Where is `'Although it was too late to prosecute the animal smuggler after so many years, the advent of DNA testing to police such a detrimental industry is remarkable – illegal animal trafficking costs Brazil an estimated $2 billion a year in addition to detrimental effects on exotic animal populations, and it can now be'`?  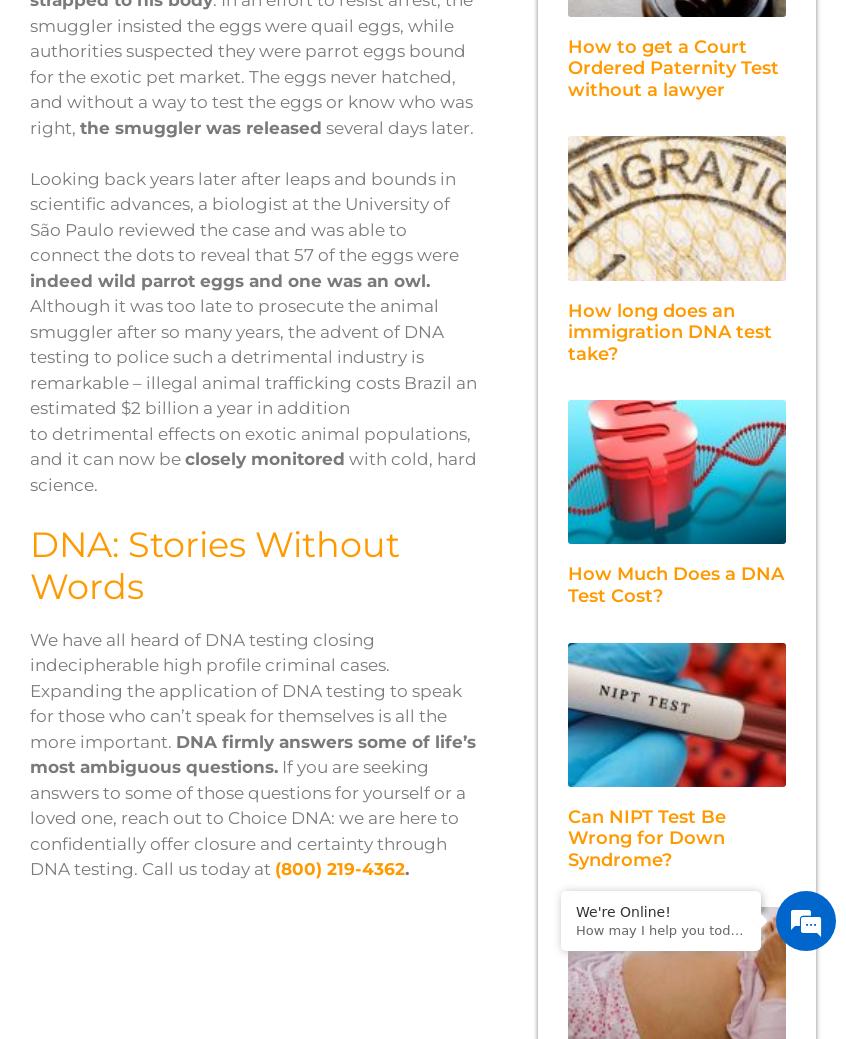 'Although it was too late to prosecute the animal smuggler after so many years, the advent of DNA testing to police such a detrimental industry is remarkable – illegal animal trafficking costs Brazil an estimated $2 billion a year in addition to detrimental effects on exotic animal populations, and it can now be' is located at coordinates (253, 381).